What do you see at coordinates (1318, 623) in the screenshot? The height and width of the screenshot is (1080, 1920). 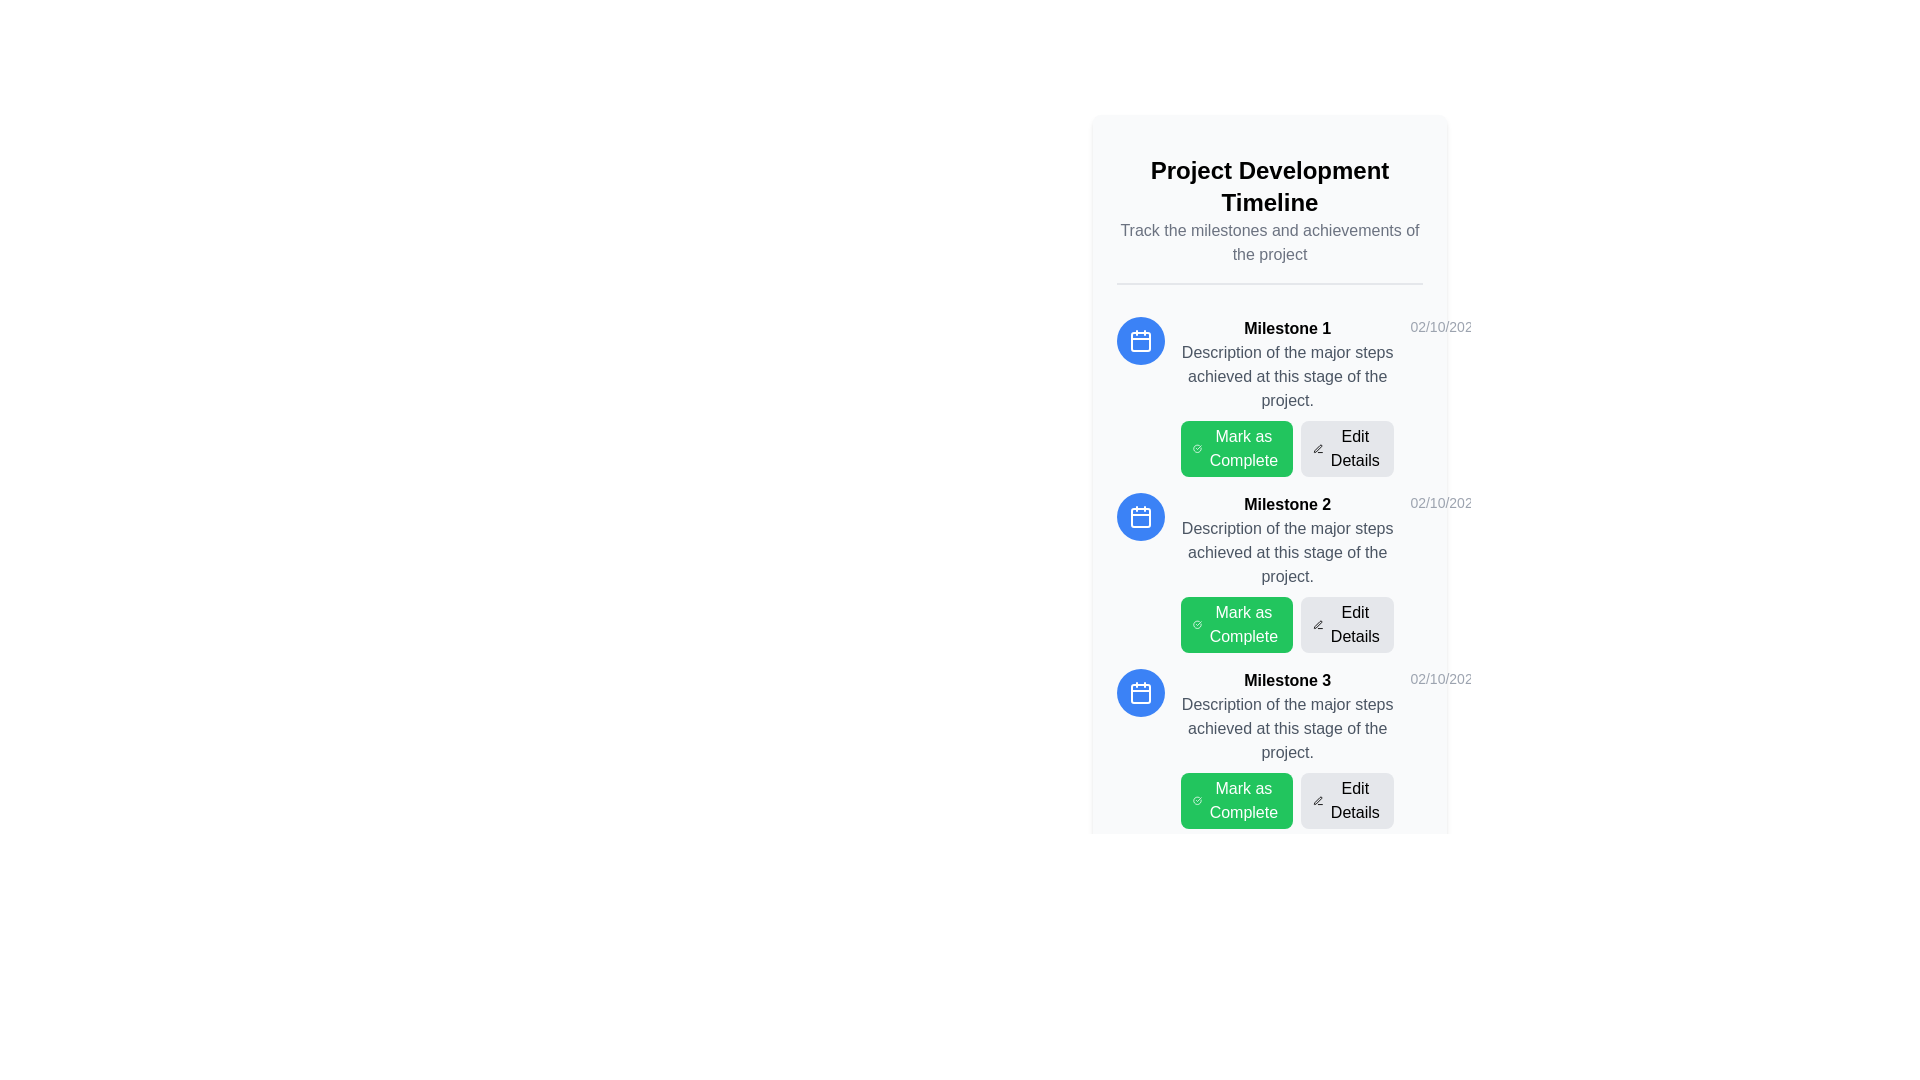 I see `the leftmost SVG icon within the 'Edit Details' button group located to the right side of each milestone block` at bounding box center [1318, 623].